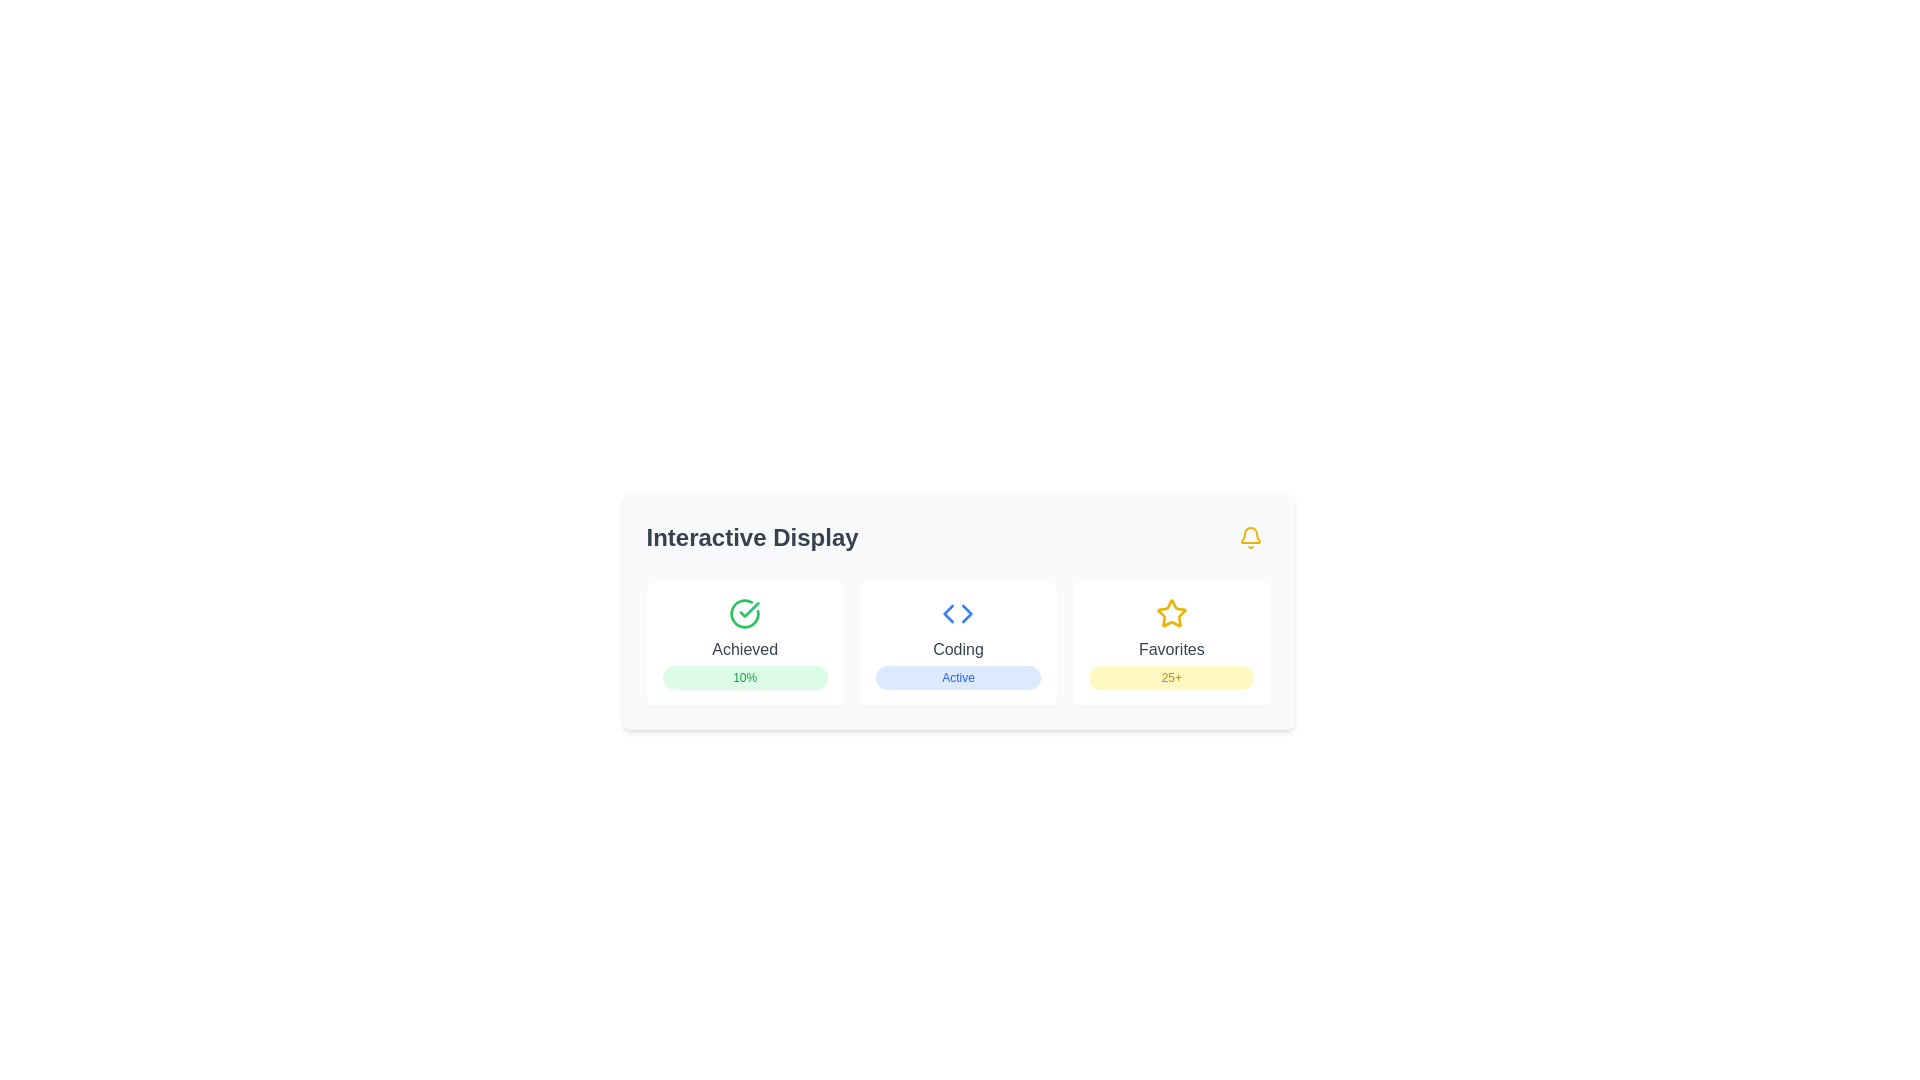 The image size is (1920, 1080). I want to click on the golden-yellow star-shaped icon located at the top center of the 'Favorites' card, so click(1171, 612).